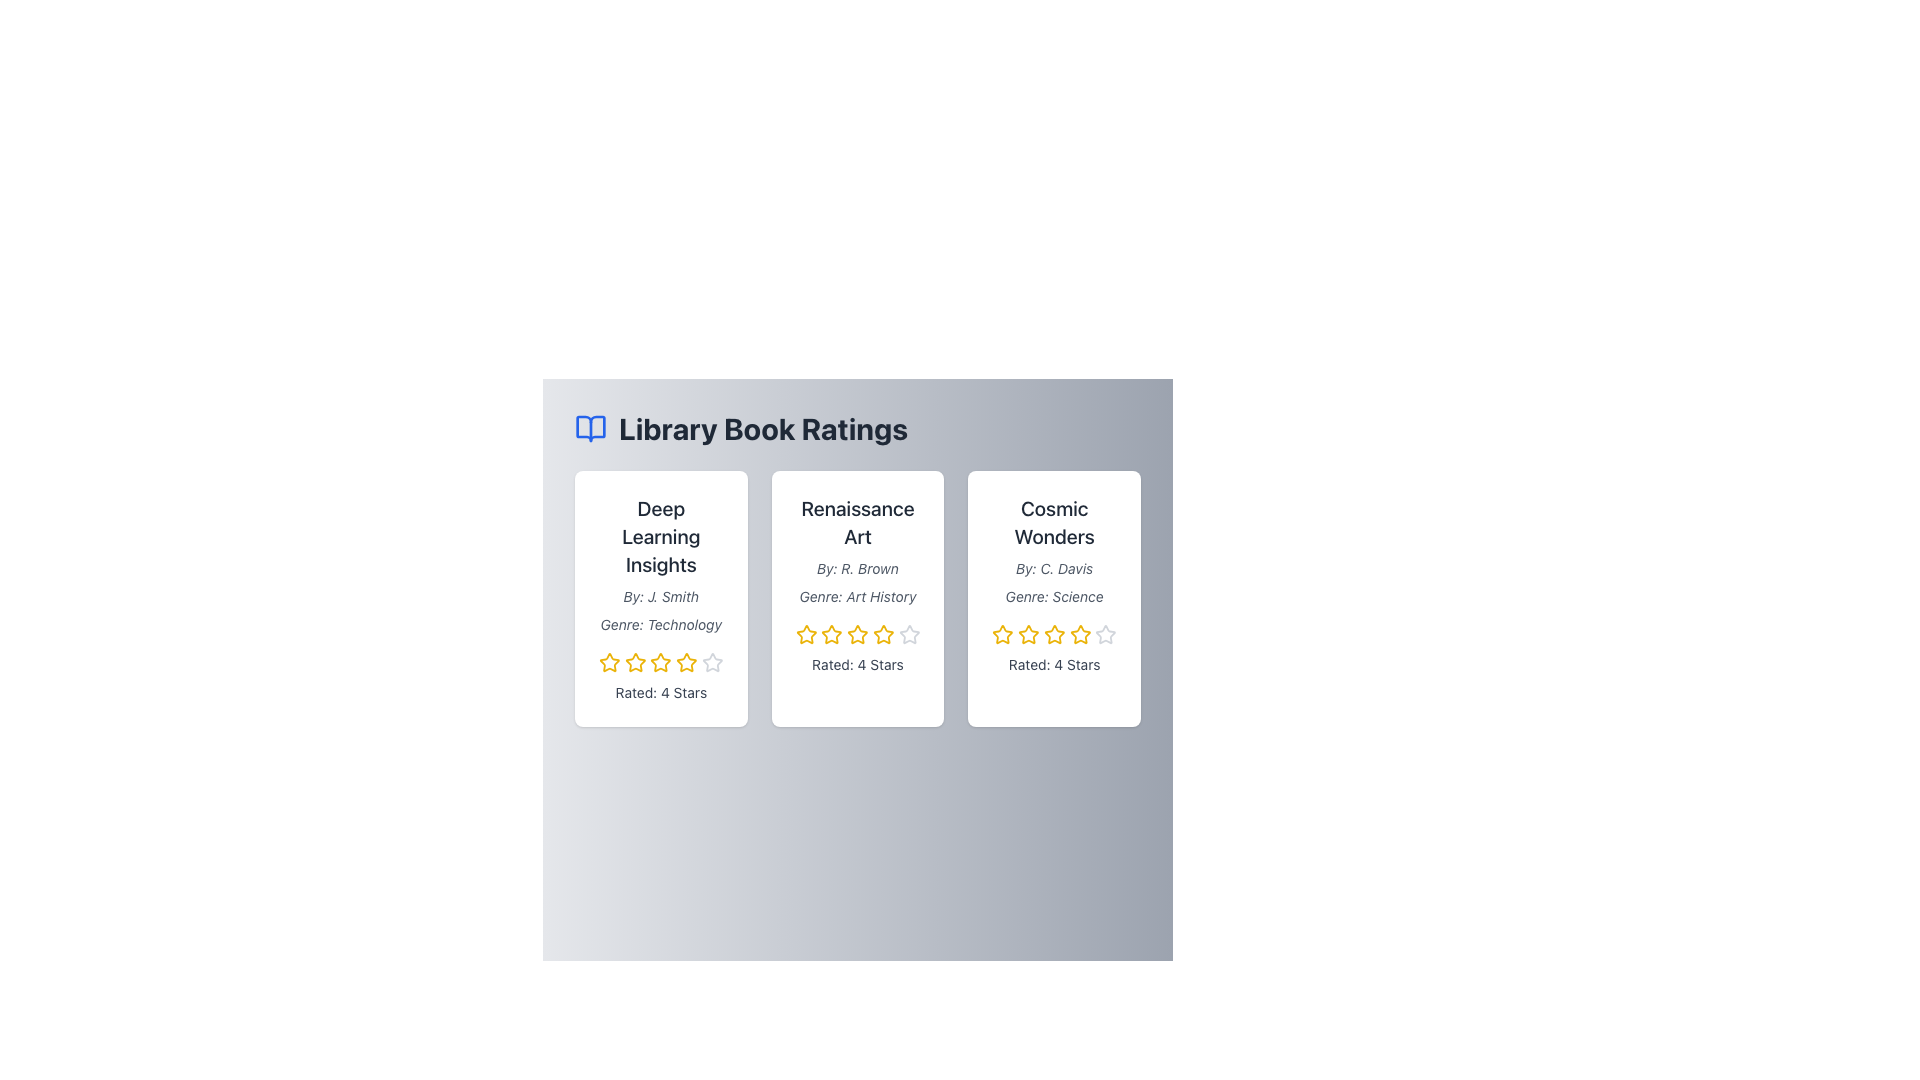 This screenshot has width=1920, height=1080. What do you see at coordinates (712, 663) in the screenshot?
I see `the fifth star in the interactive rating stars located at the bottom of the first card beneath the 'Rated: 4 Stars' text` at bounding box center [712, 663].